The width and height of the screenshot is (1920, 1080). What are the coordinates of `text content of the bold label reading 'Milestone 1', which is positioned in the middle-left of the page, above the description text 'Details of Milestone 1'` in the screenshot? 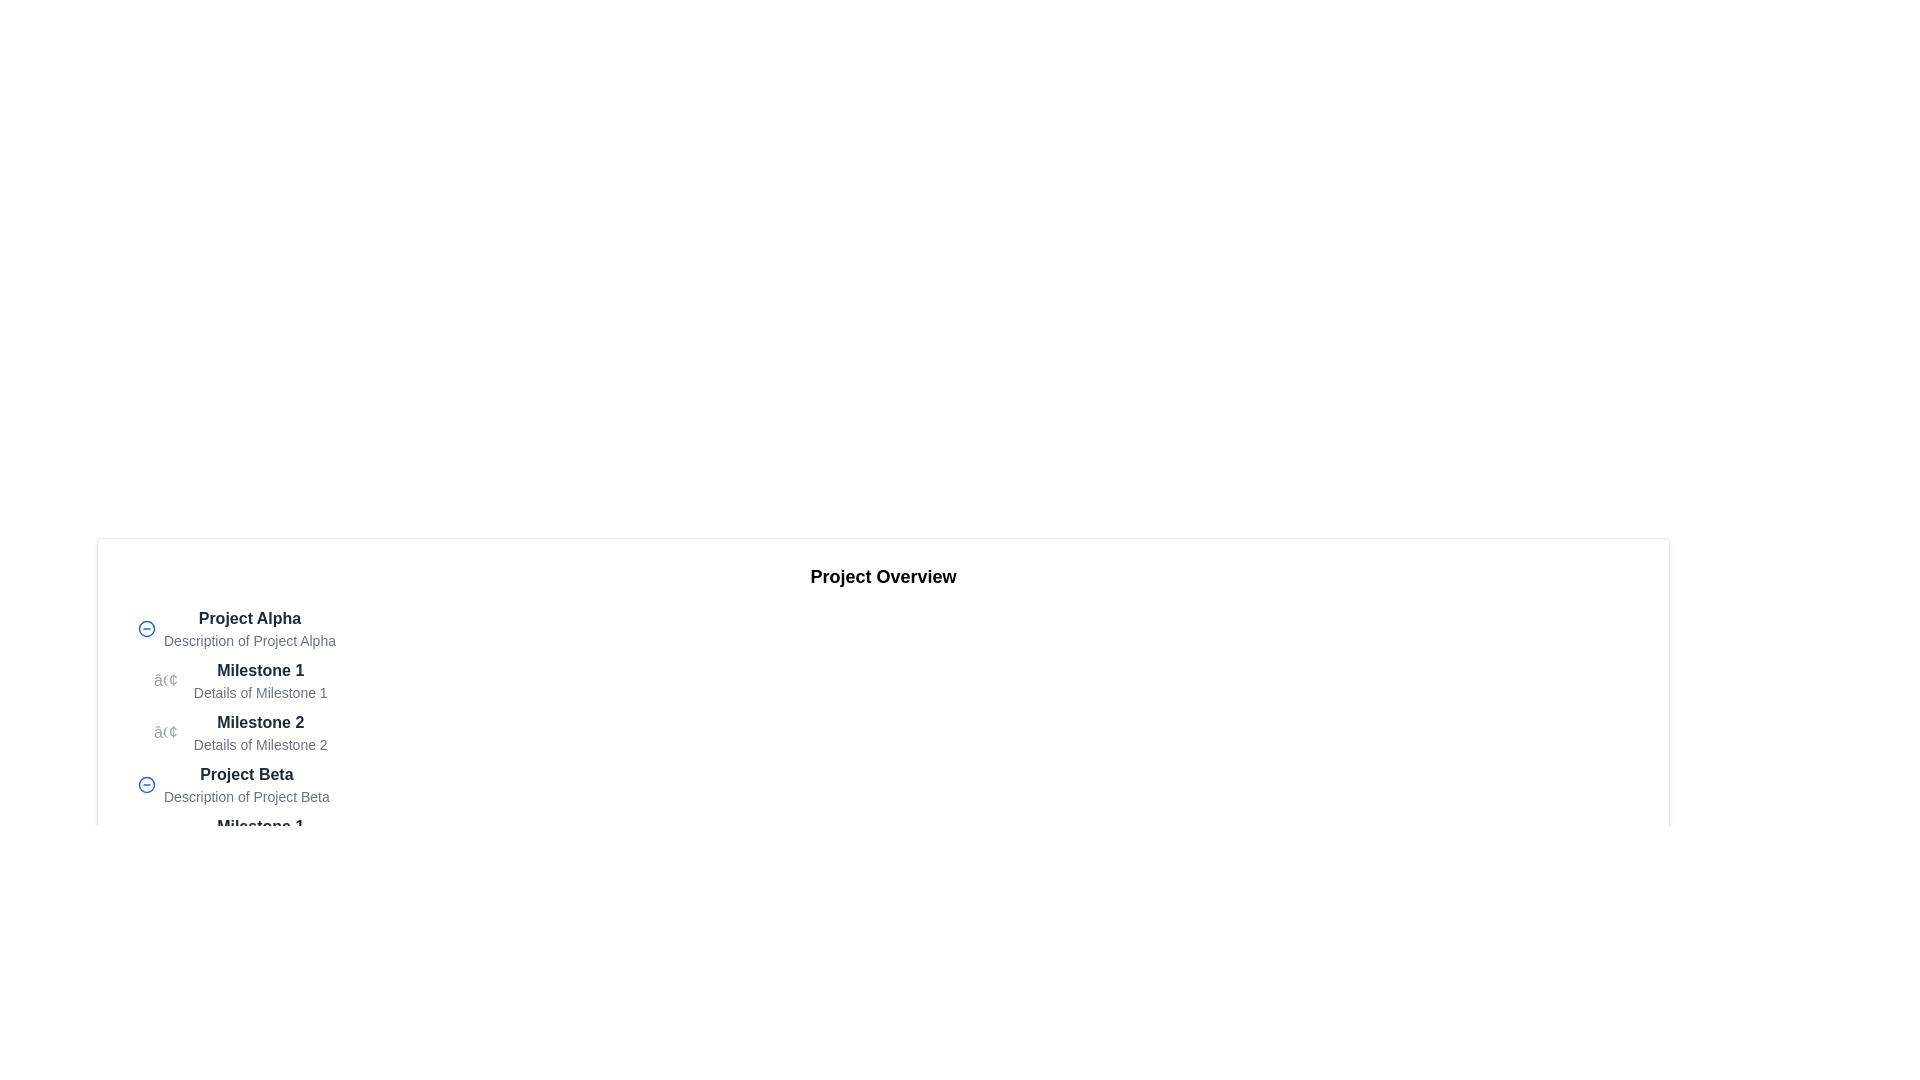 It's located at (259, 826).